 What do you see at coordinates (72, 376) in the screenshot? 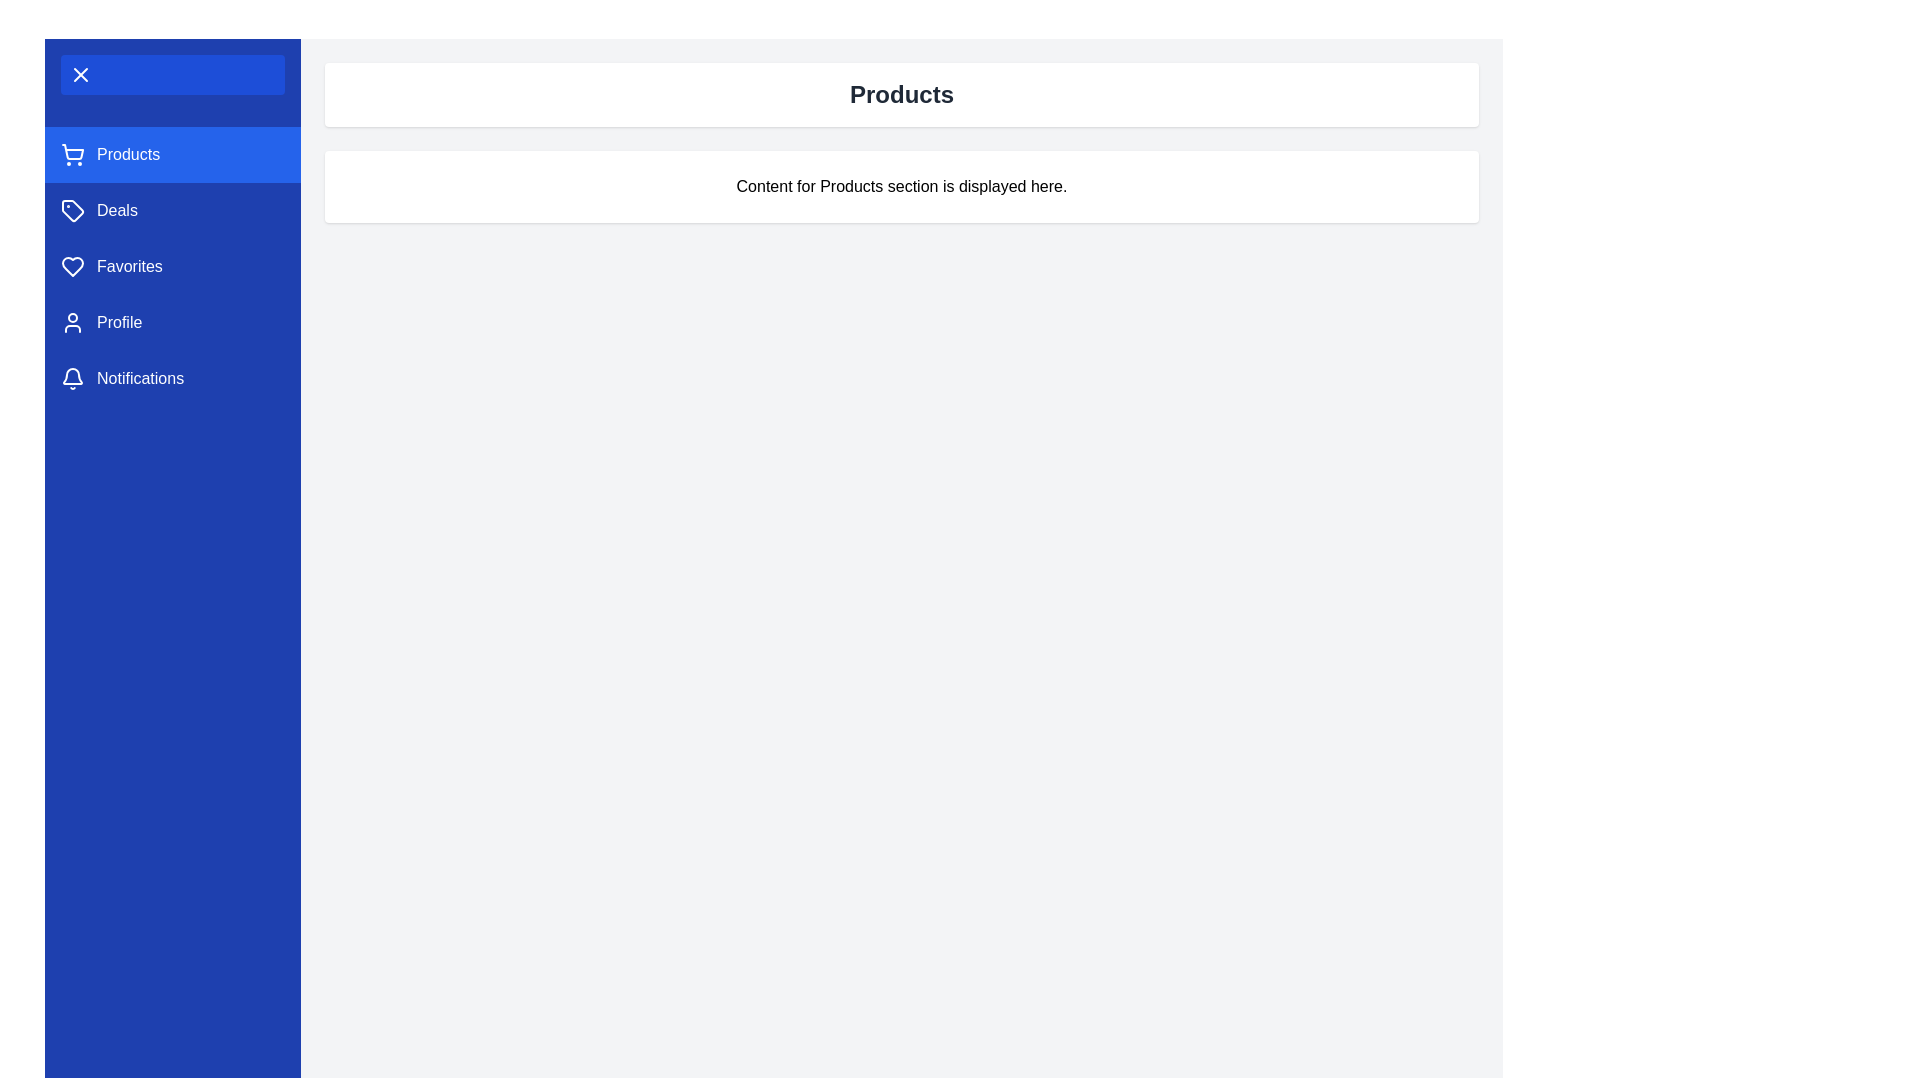
I see `the notification bell icon located at the bottom of the vertical sidebar menu` at bounding box center [72, 376].